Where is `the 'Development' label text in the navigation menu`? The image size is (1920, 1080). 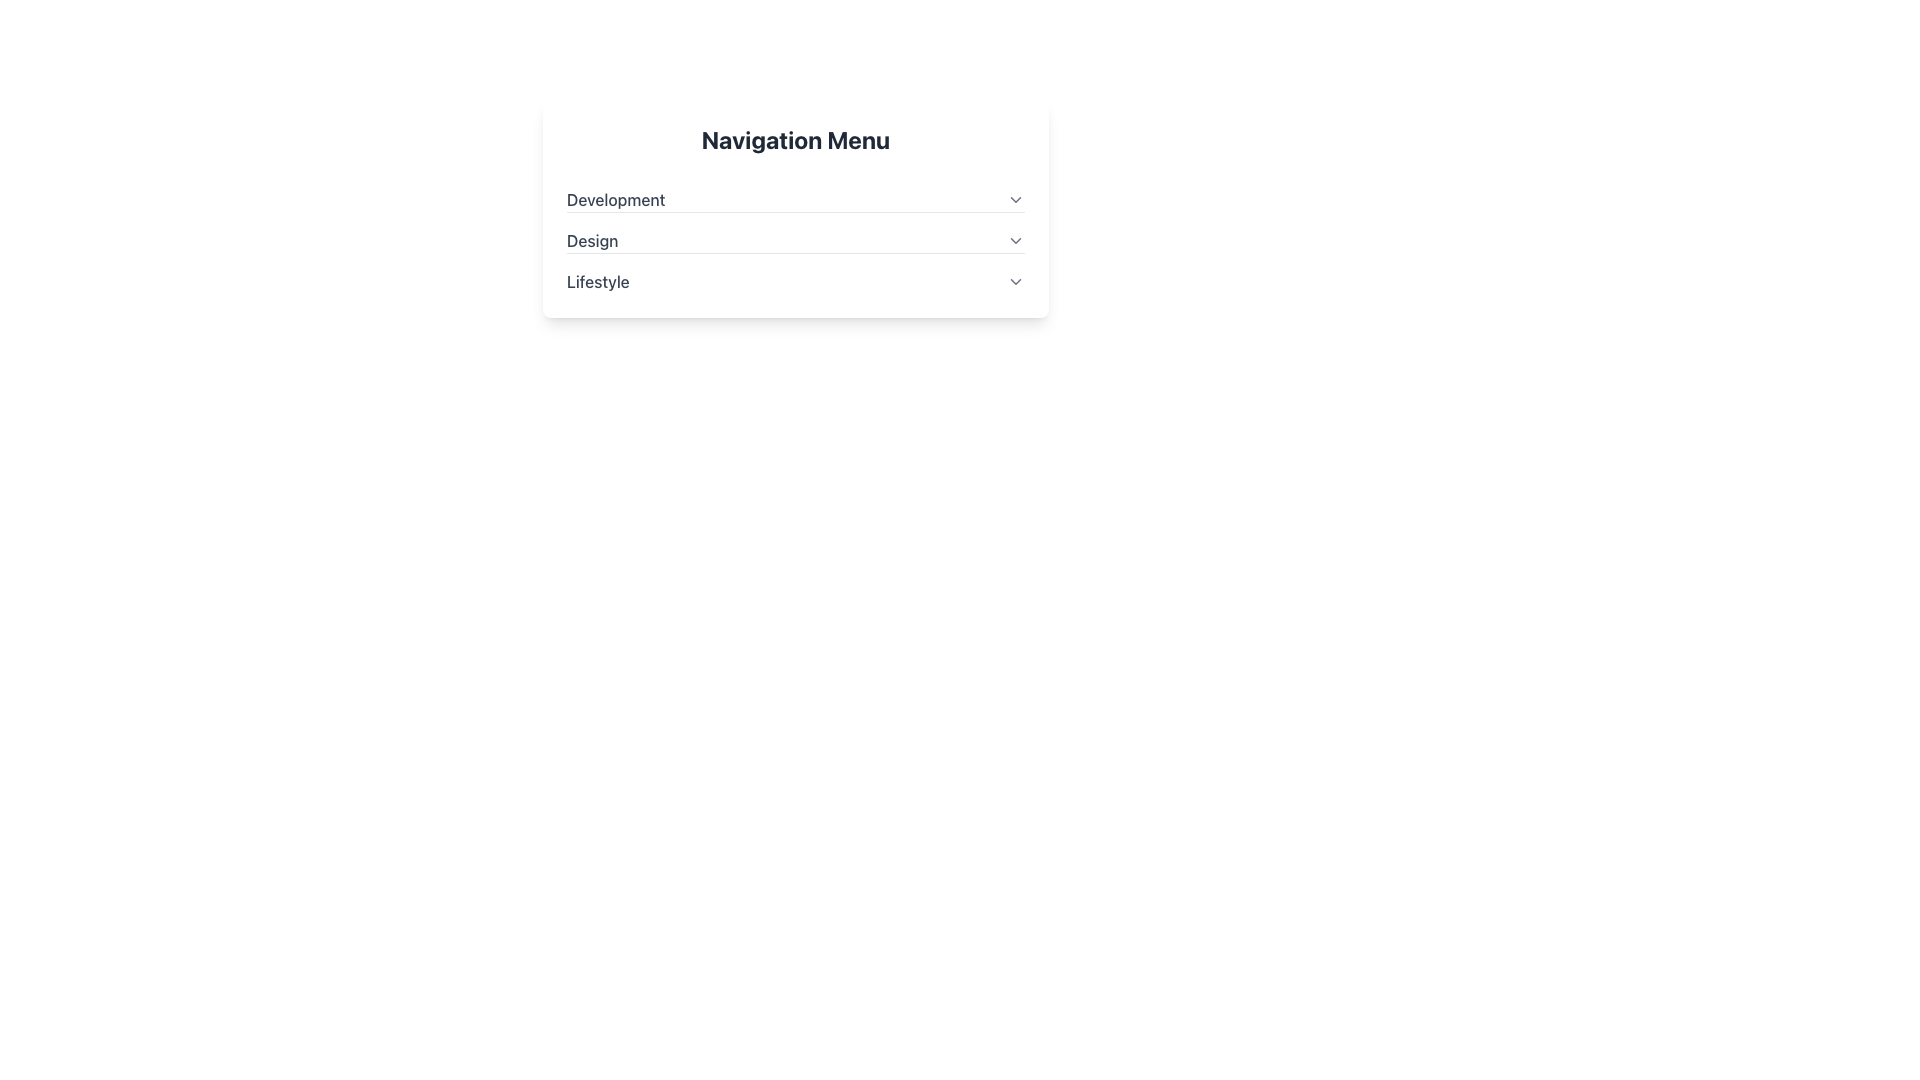
the 'Development' label text in the navigation menu is located at coordinates (615, 200).